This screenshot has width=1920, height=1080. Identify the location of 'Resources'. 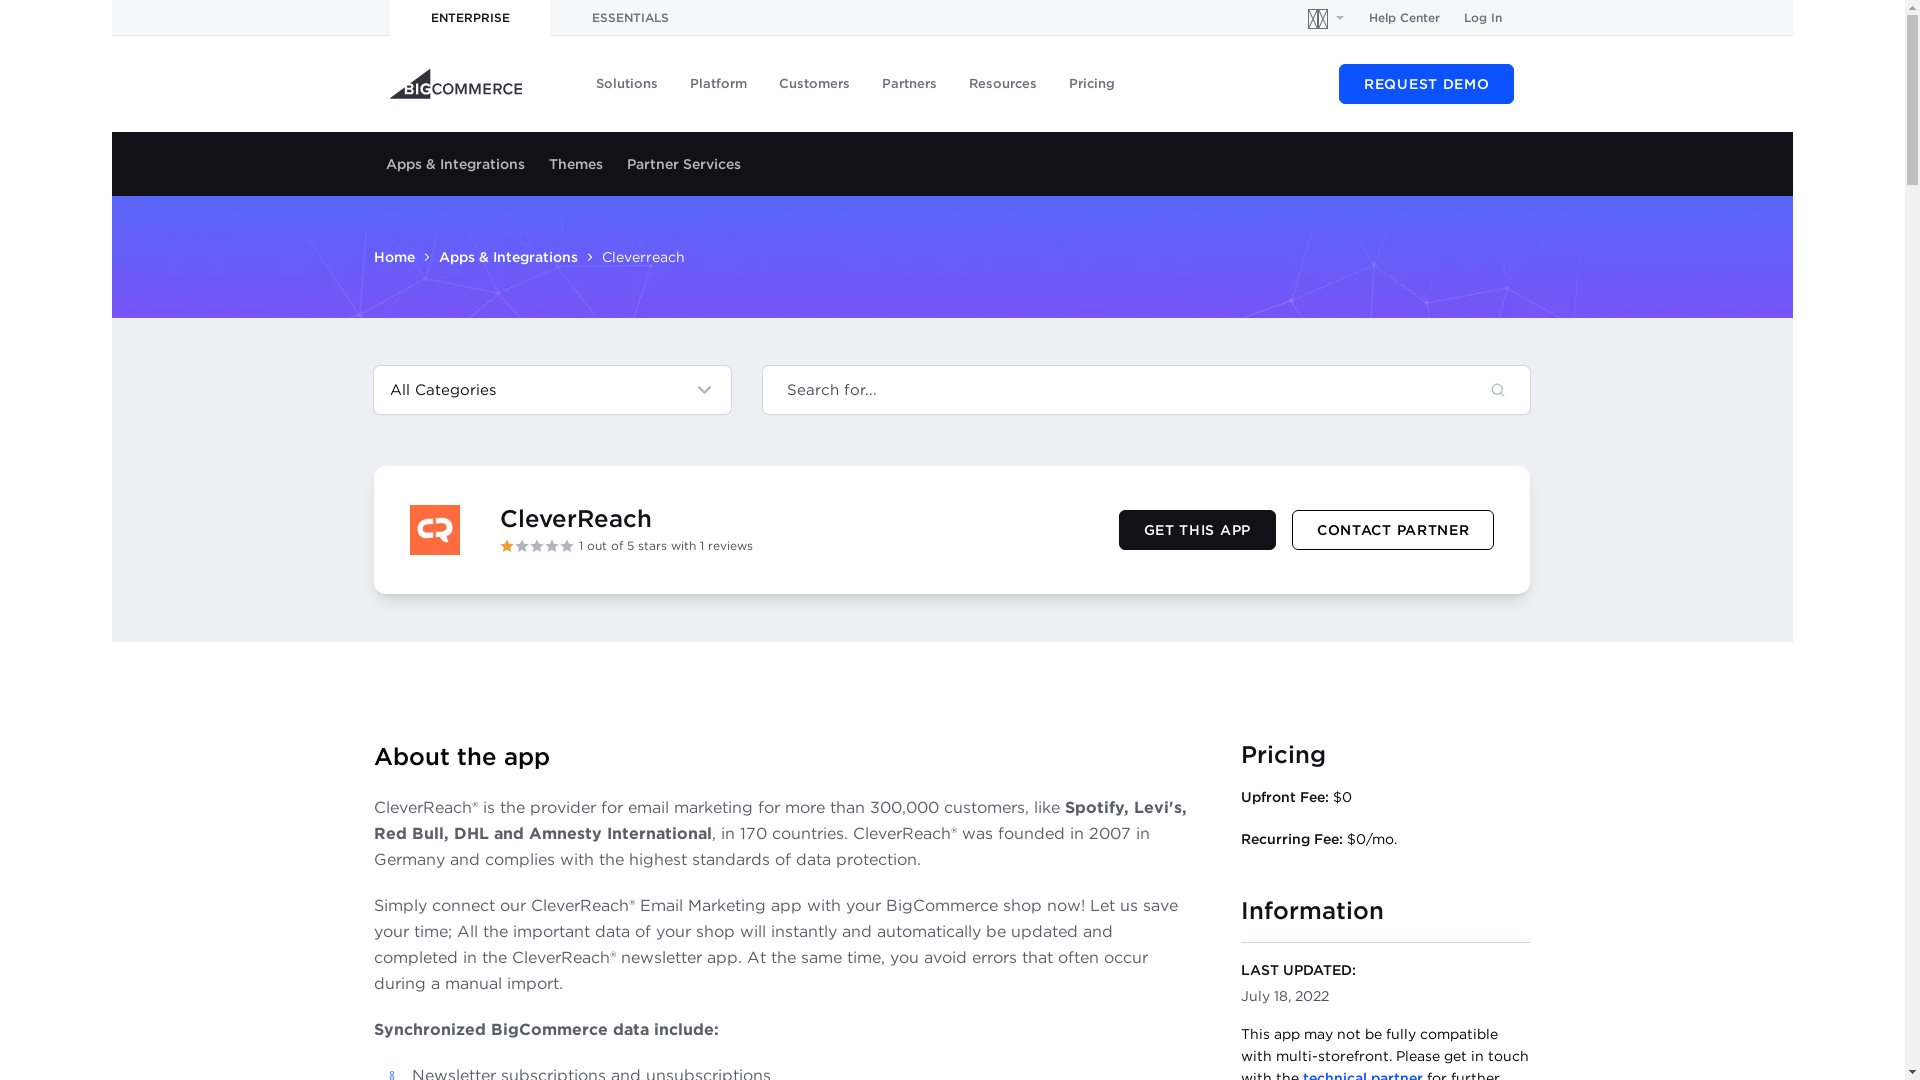
(1003, 83).